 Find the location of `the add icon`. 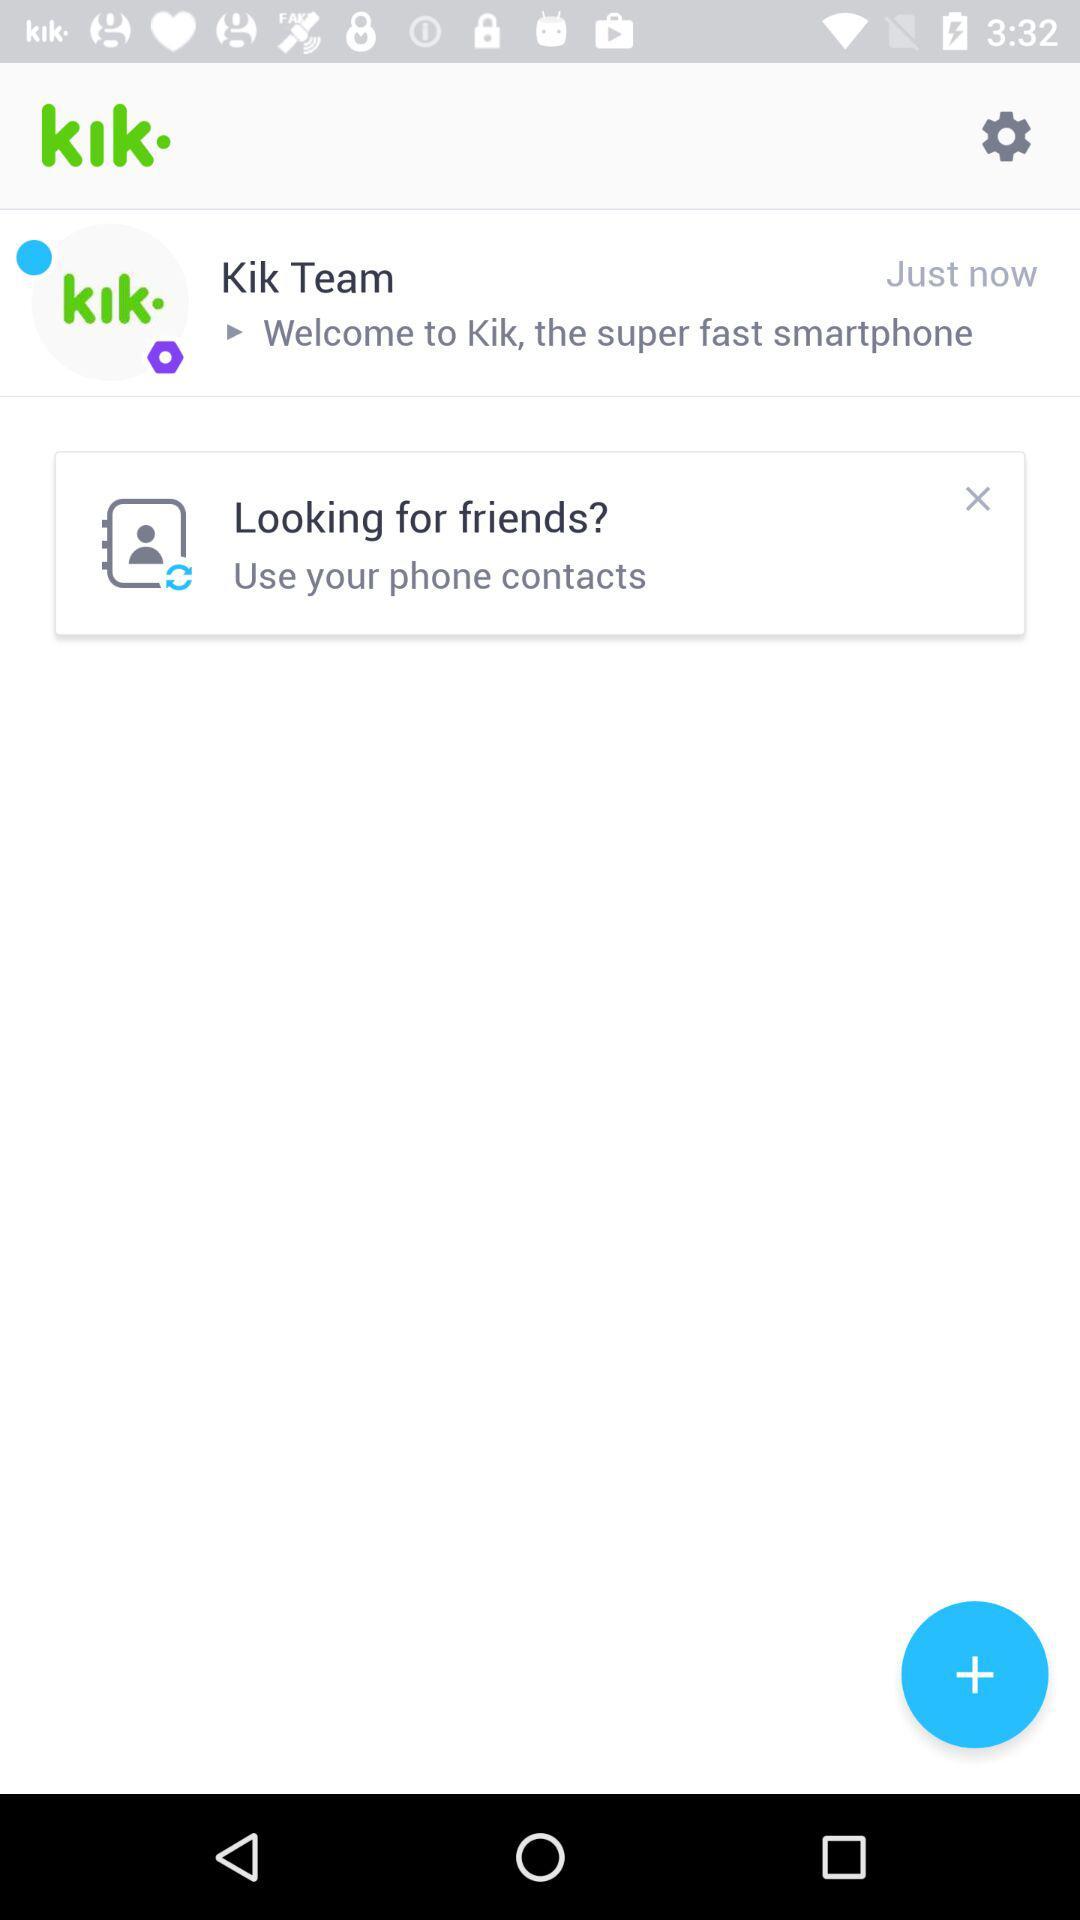

the add icon is located at coordinates (974, 1674).